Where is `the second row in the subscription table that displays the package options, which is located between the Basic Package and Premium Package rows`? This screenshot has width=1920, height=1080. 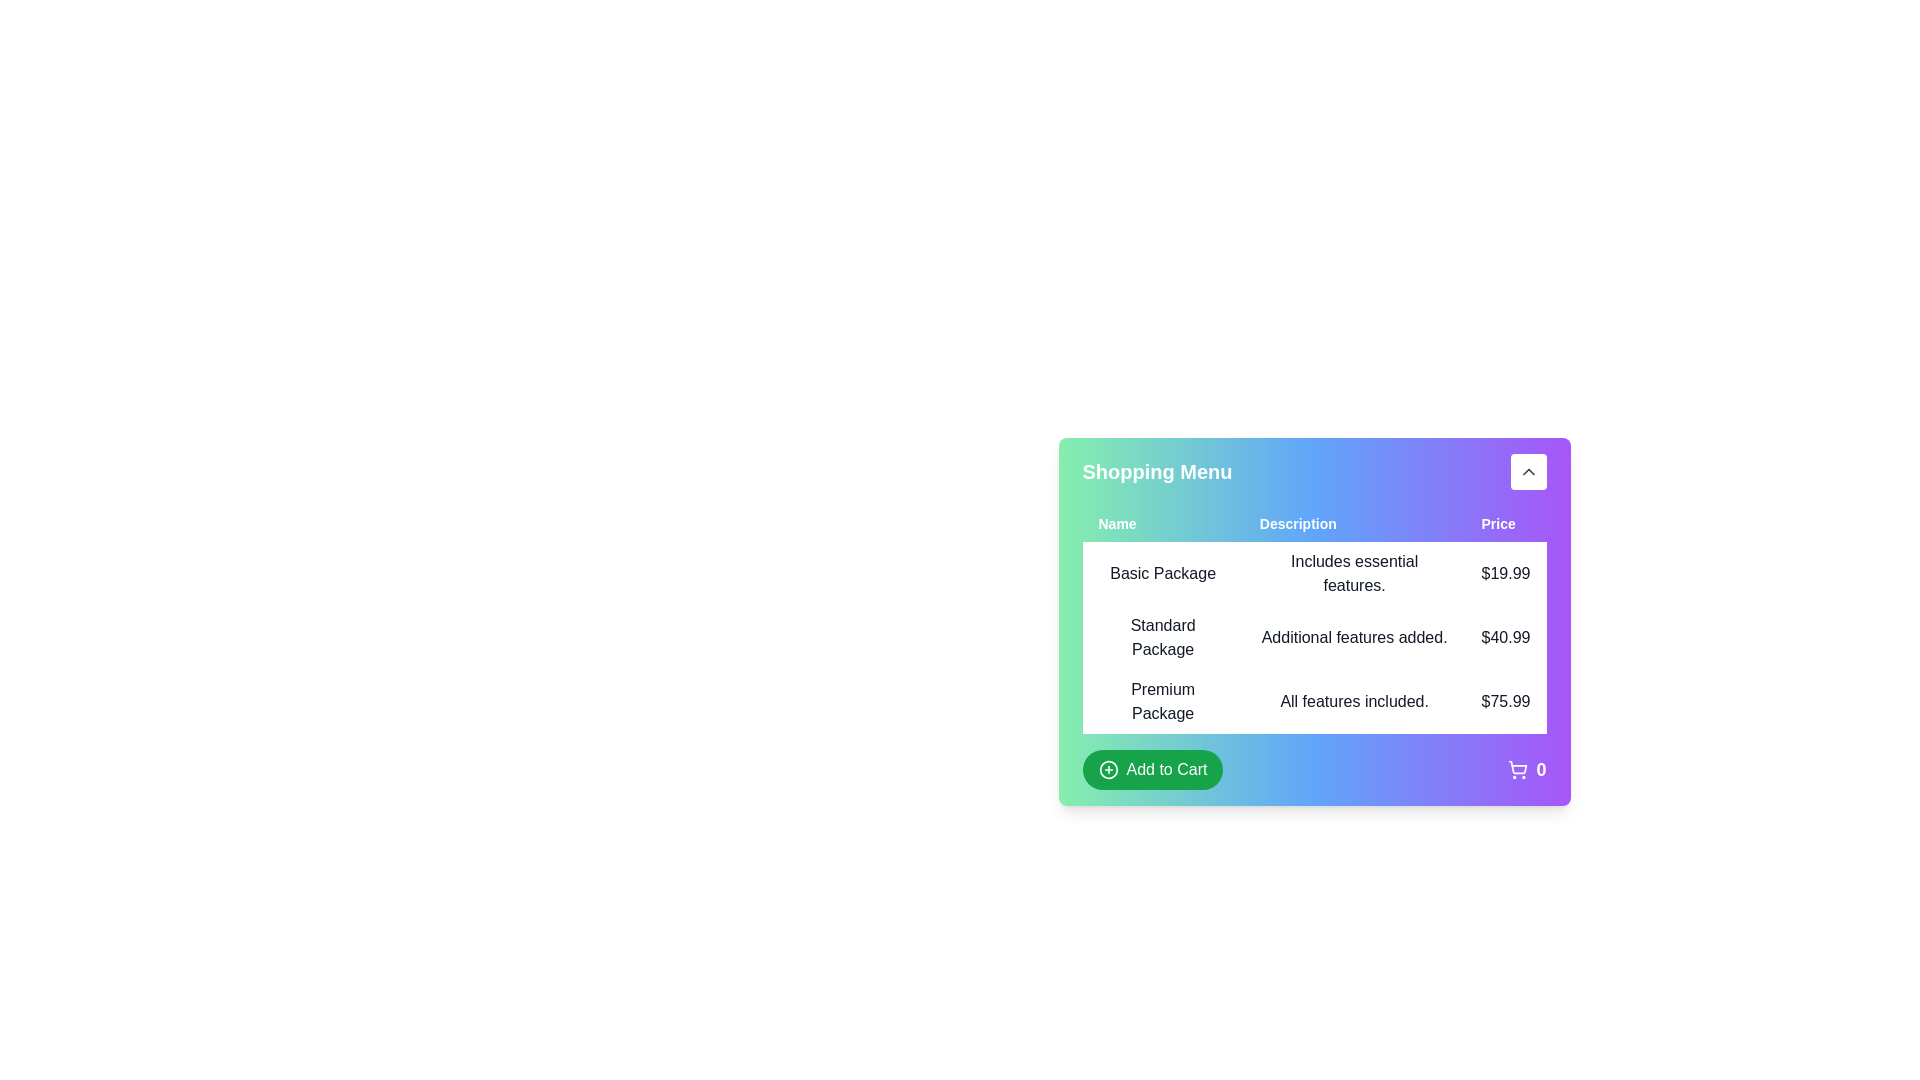 the second row in the subscription table that displays the package options, which is located between the Basic Package and Premium Package rows is located at coordinates (1314, 637).